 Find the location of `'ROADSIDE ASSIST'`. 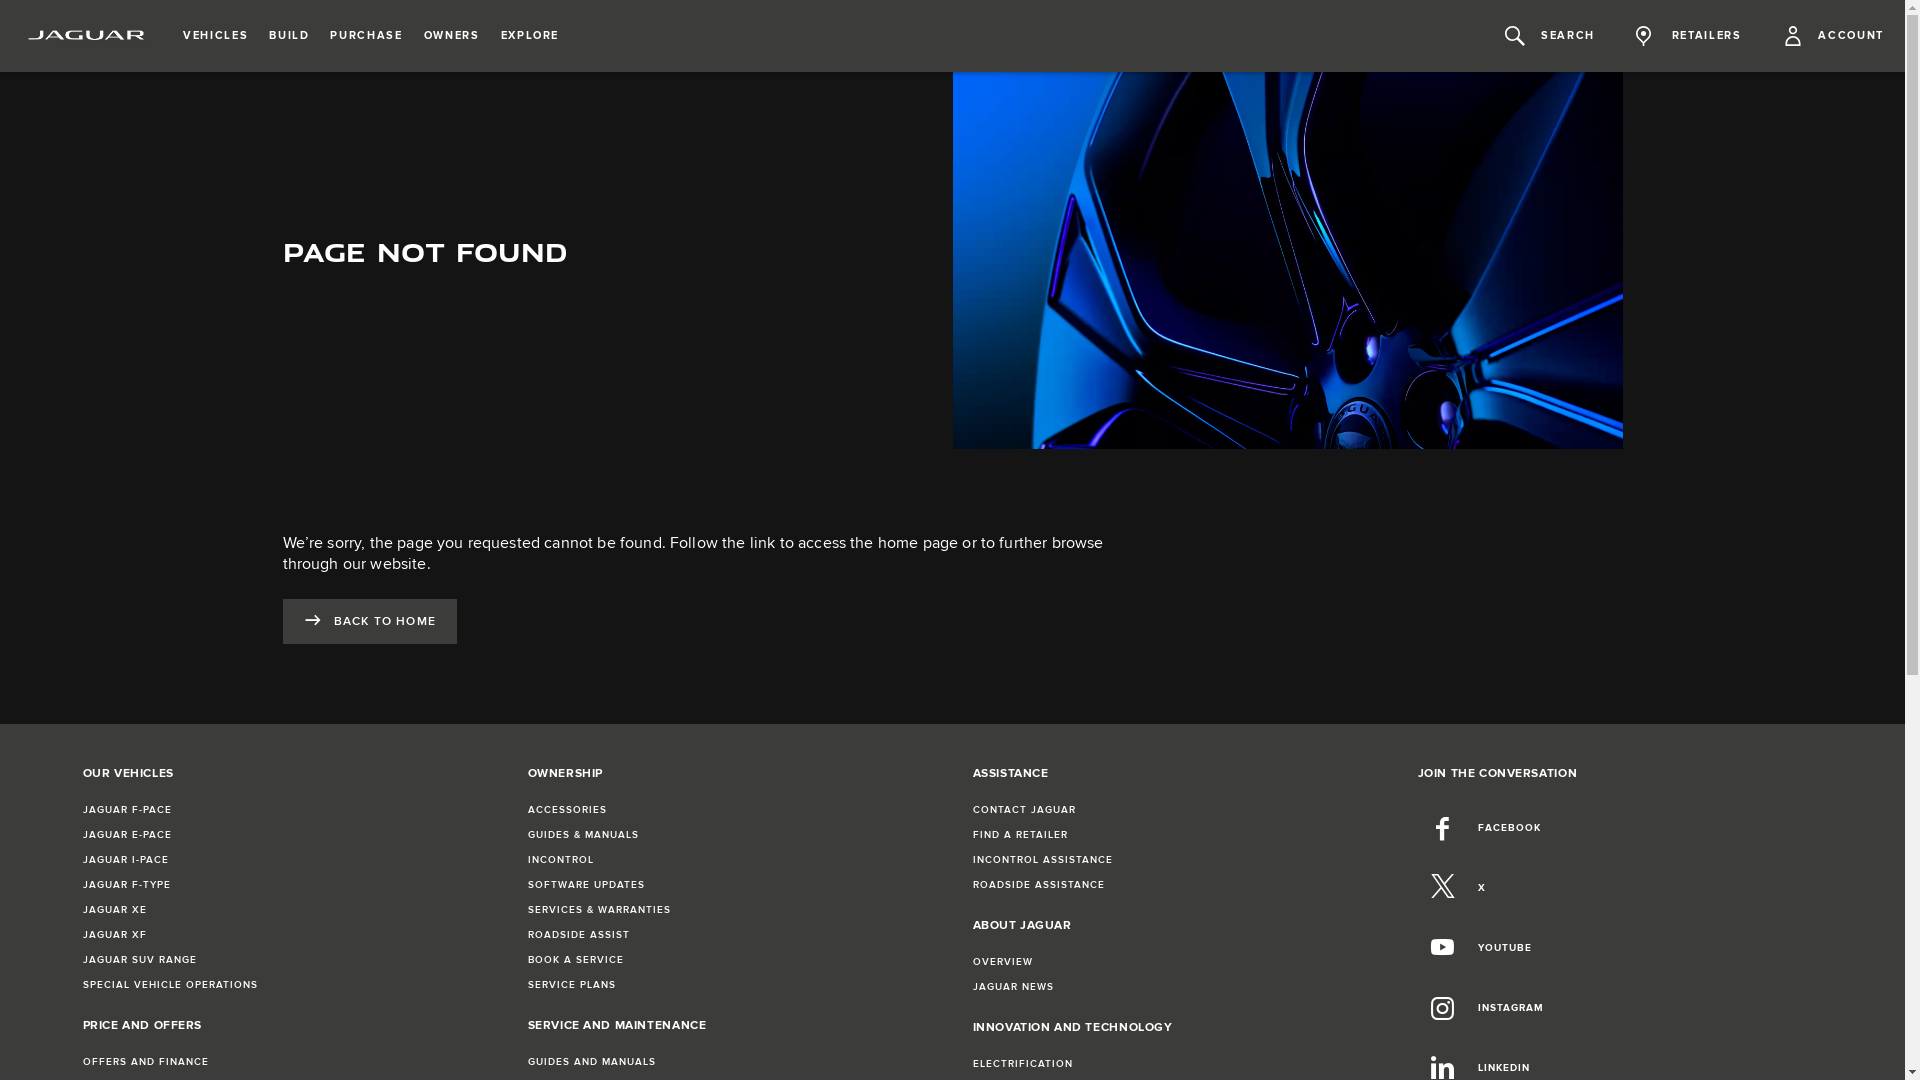

'ROADSIDE ASSIST' is located at coordinates (578, 934).